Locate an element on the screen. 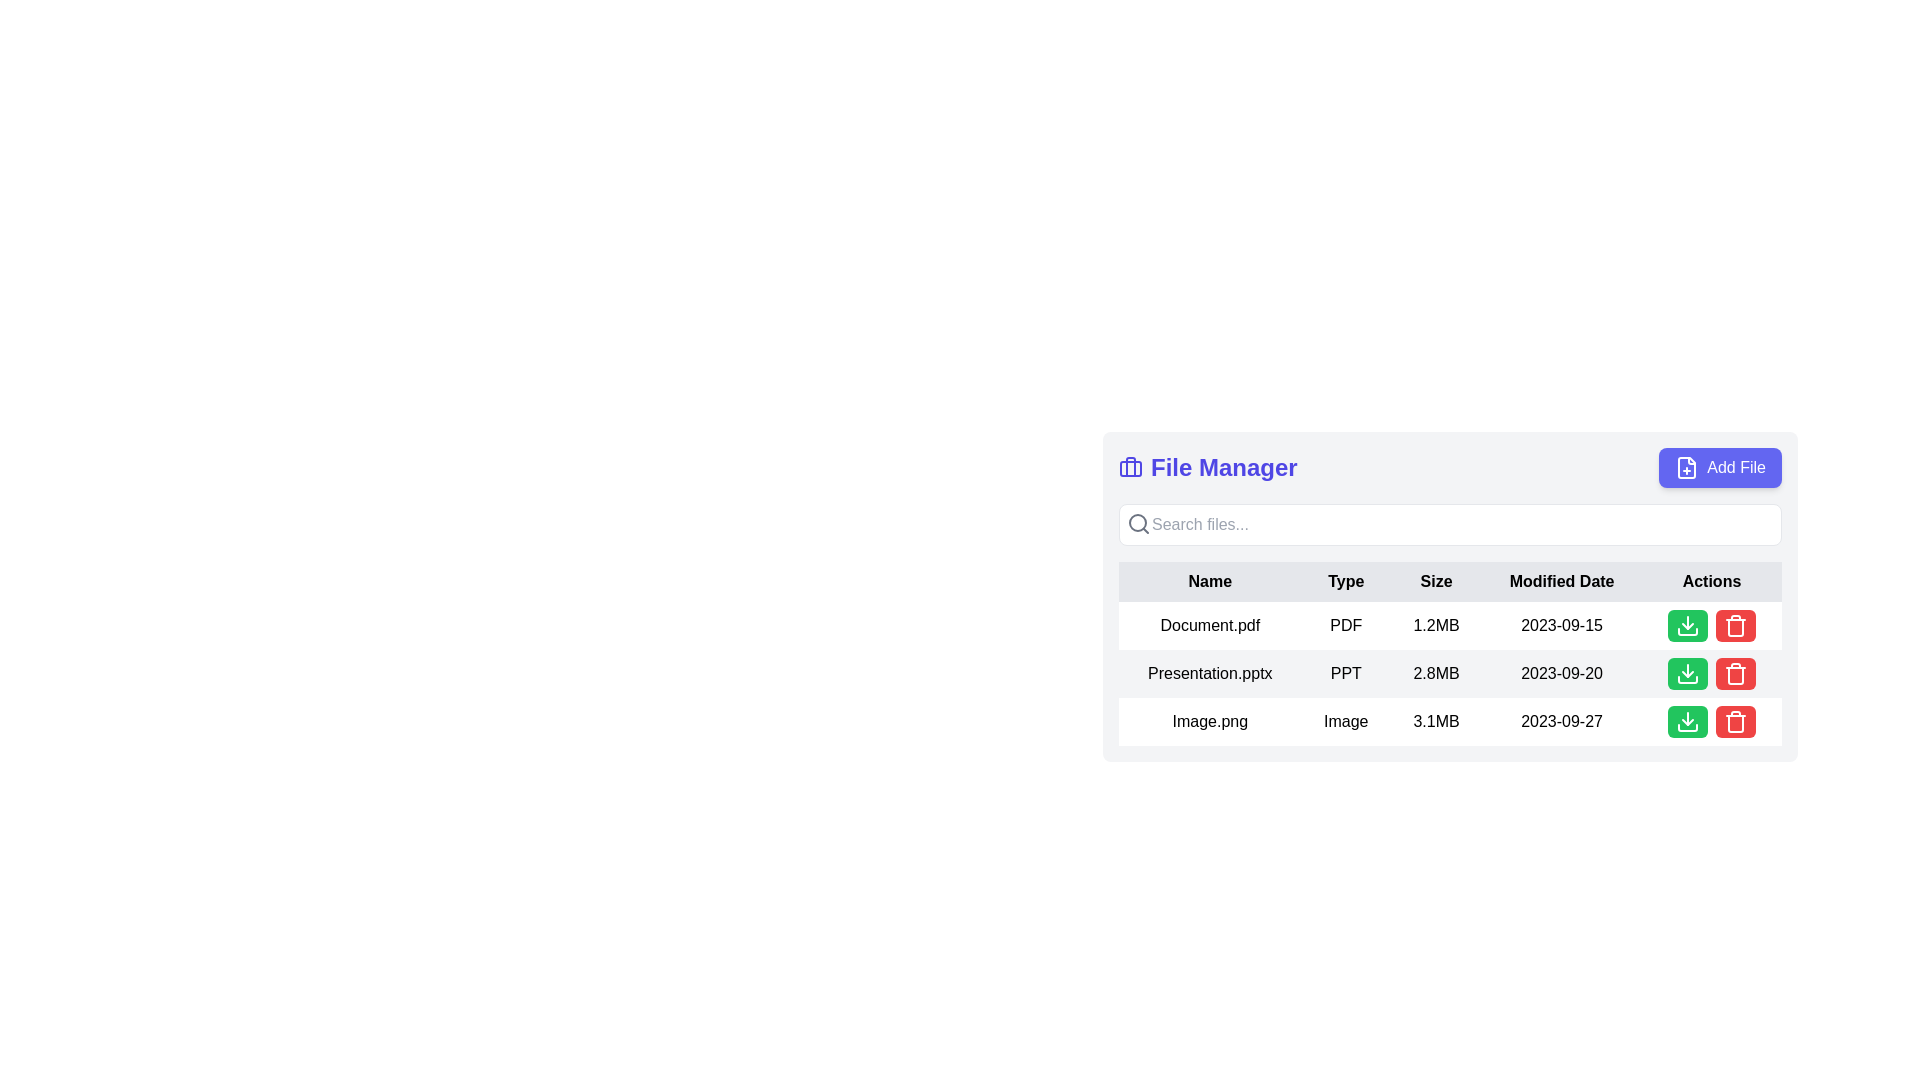  the text label that displays the modification date of the file 'Image.png' in the last column of the last row of the file manager interface is located at coordinates (1561, 721).